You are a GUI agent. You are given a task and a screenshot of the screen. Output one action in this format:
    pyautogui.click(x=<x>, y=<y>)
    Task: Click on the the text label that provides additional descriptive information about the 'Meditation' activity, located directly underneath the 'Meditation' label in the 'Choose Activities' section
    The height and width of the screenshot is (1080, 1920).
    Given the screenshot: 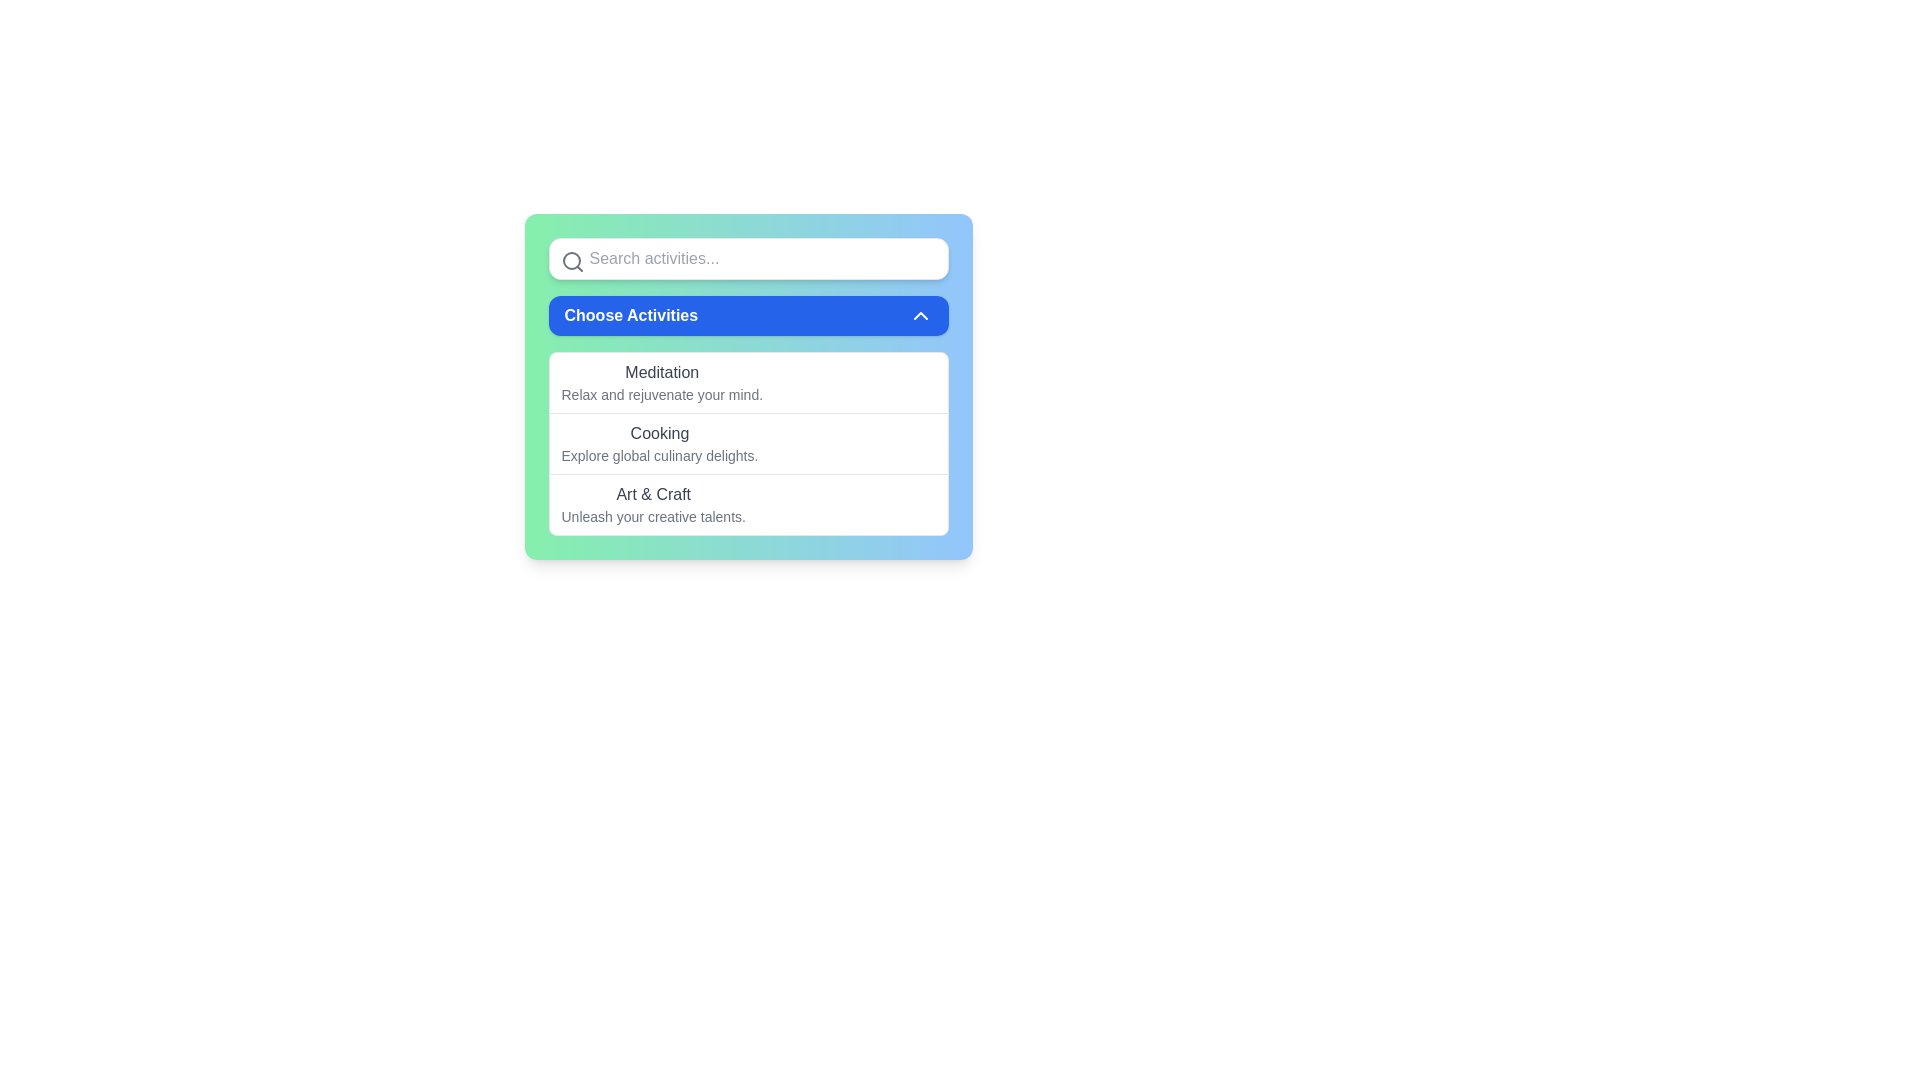 What is the action you would take?
    pyautogui.click(x=662, y=394)
    